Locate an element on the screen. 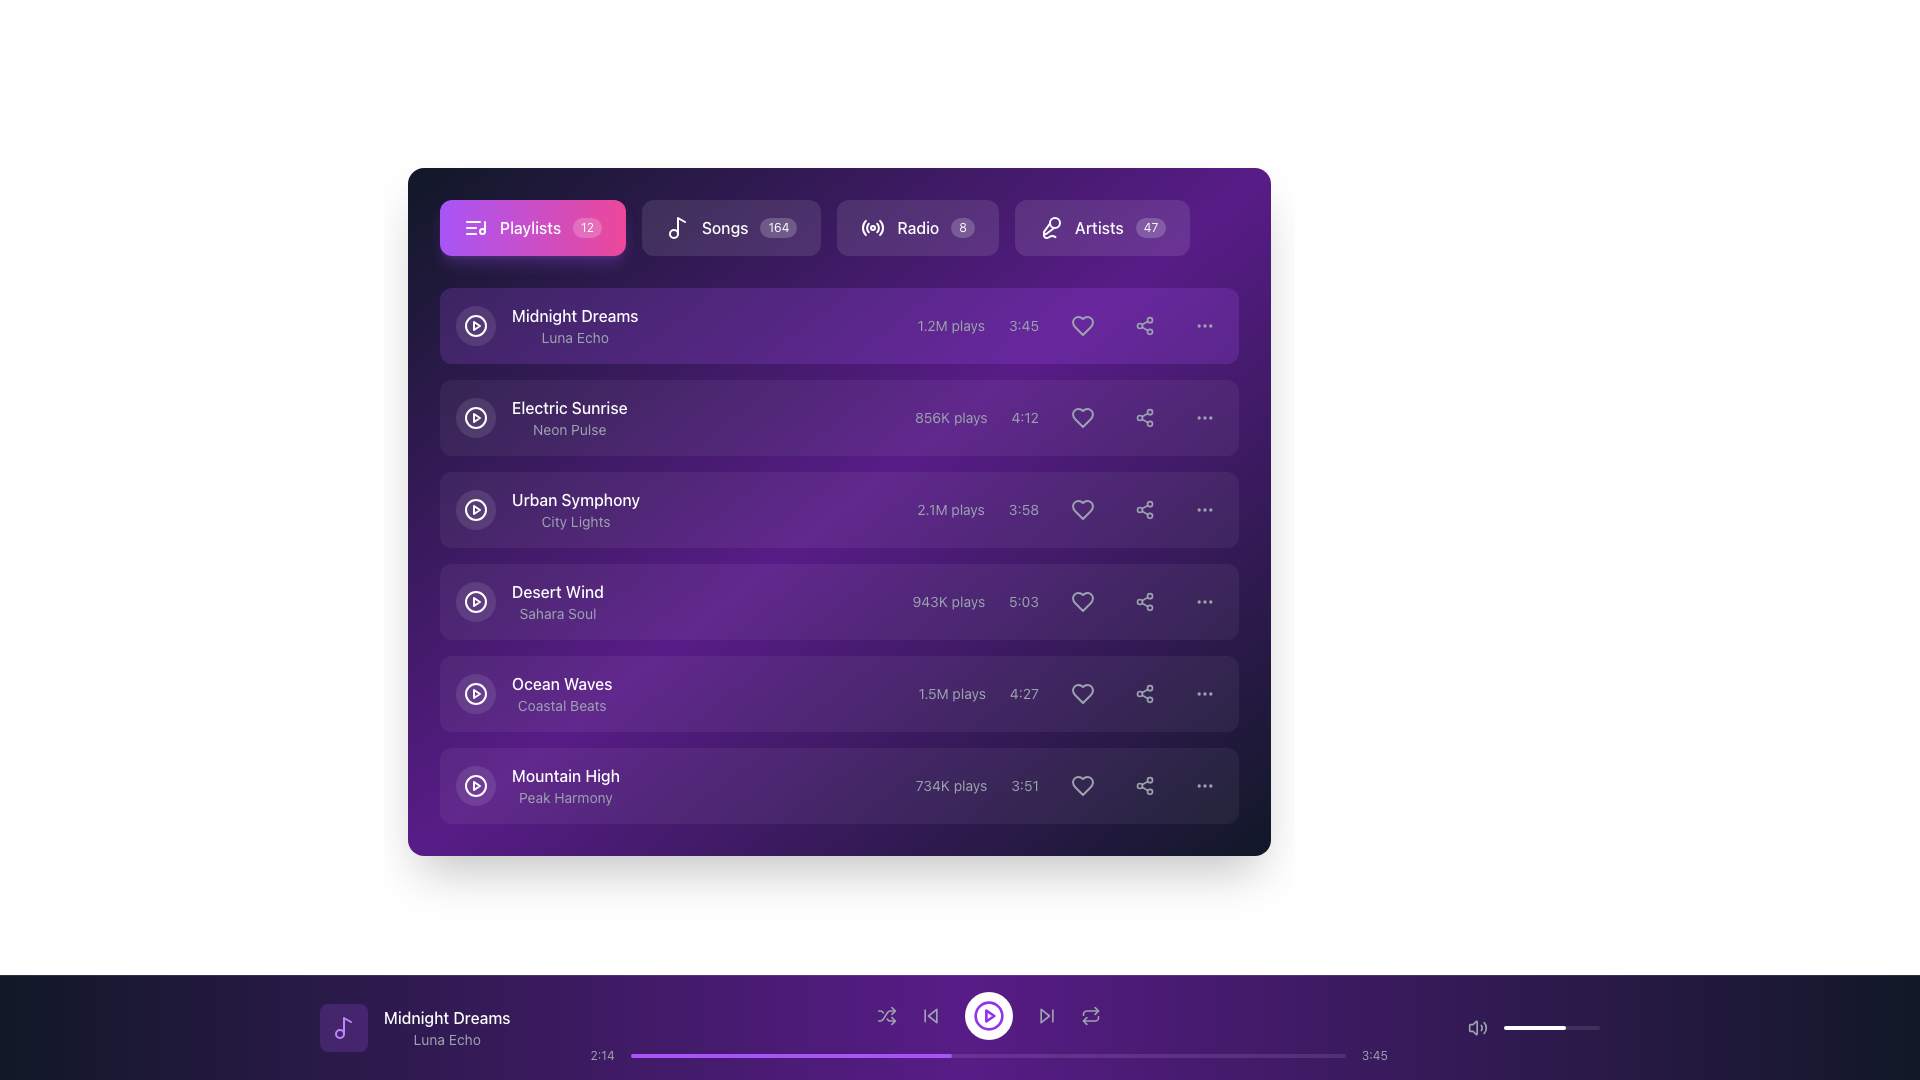  the circular button containing a heart icon outlined with a light gray stroke against a dark purple background is located at coordinates (1082, 416).